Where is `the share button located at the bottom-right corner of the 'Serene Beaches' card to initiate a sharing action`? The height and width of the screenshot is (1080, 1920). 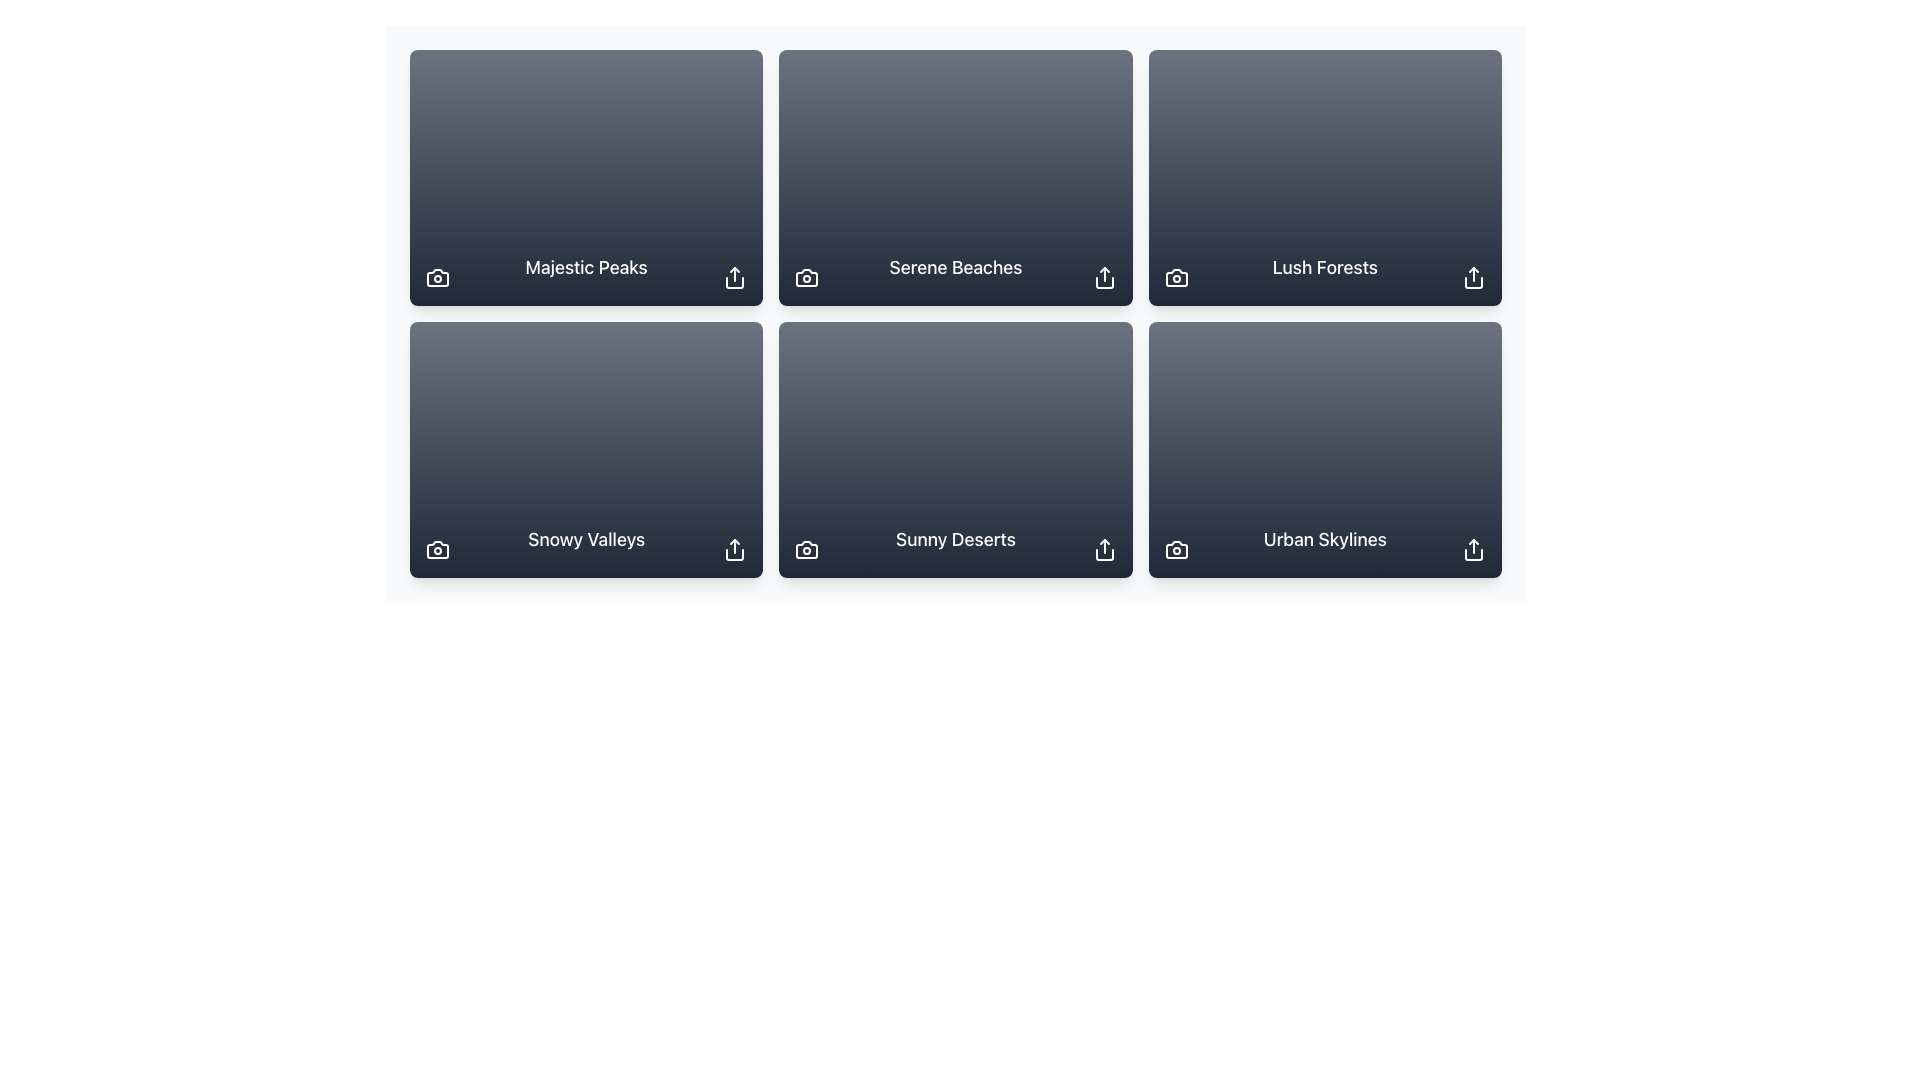
the share button located at the bottom-right corner of the 'Serene Beaches' card to initiate a sharing action is located at coordinates (1103, 277).